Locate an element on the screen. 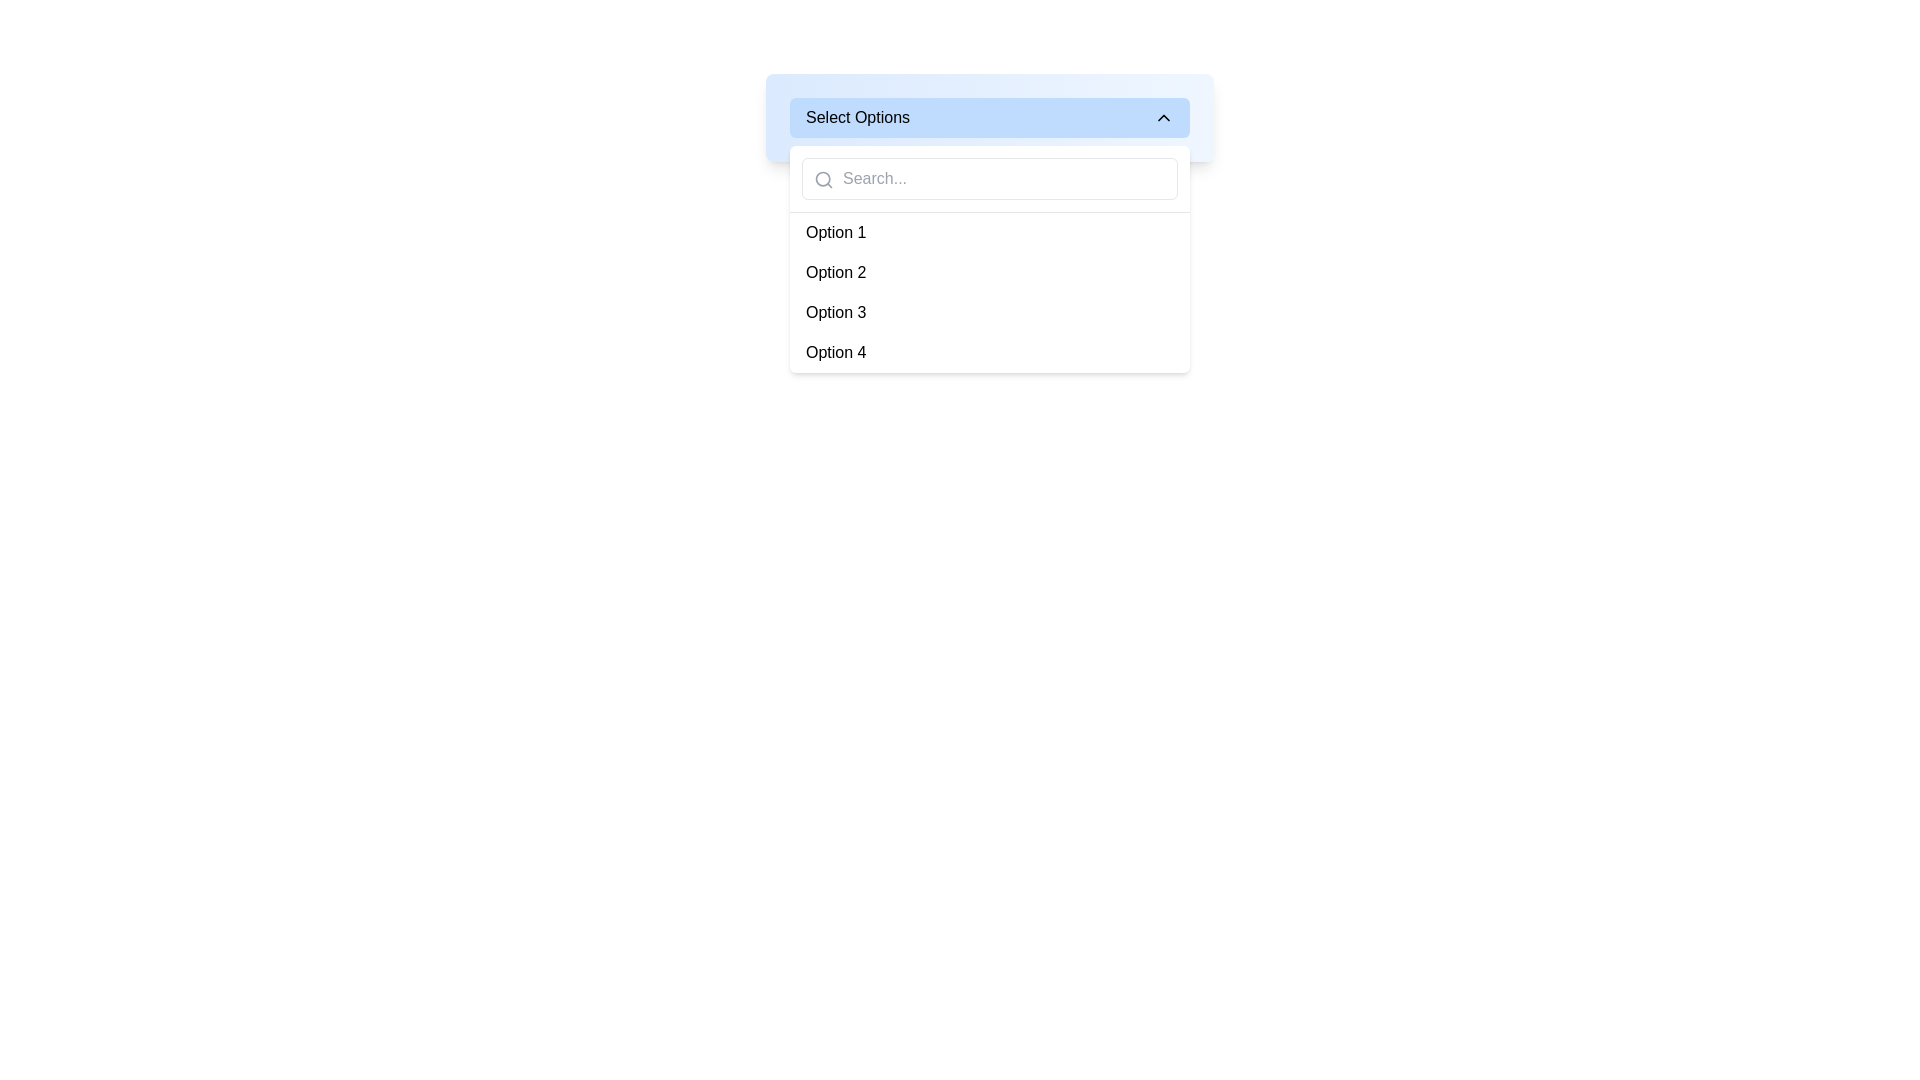  the list item labeled 'Option 2' in the dropdown menu is located at coordinates (989, 273).